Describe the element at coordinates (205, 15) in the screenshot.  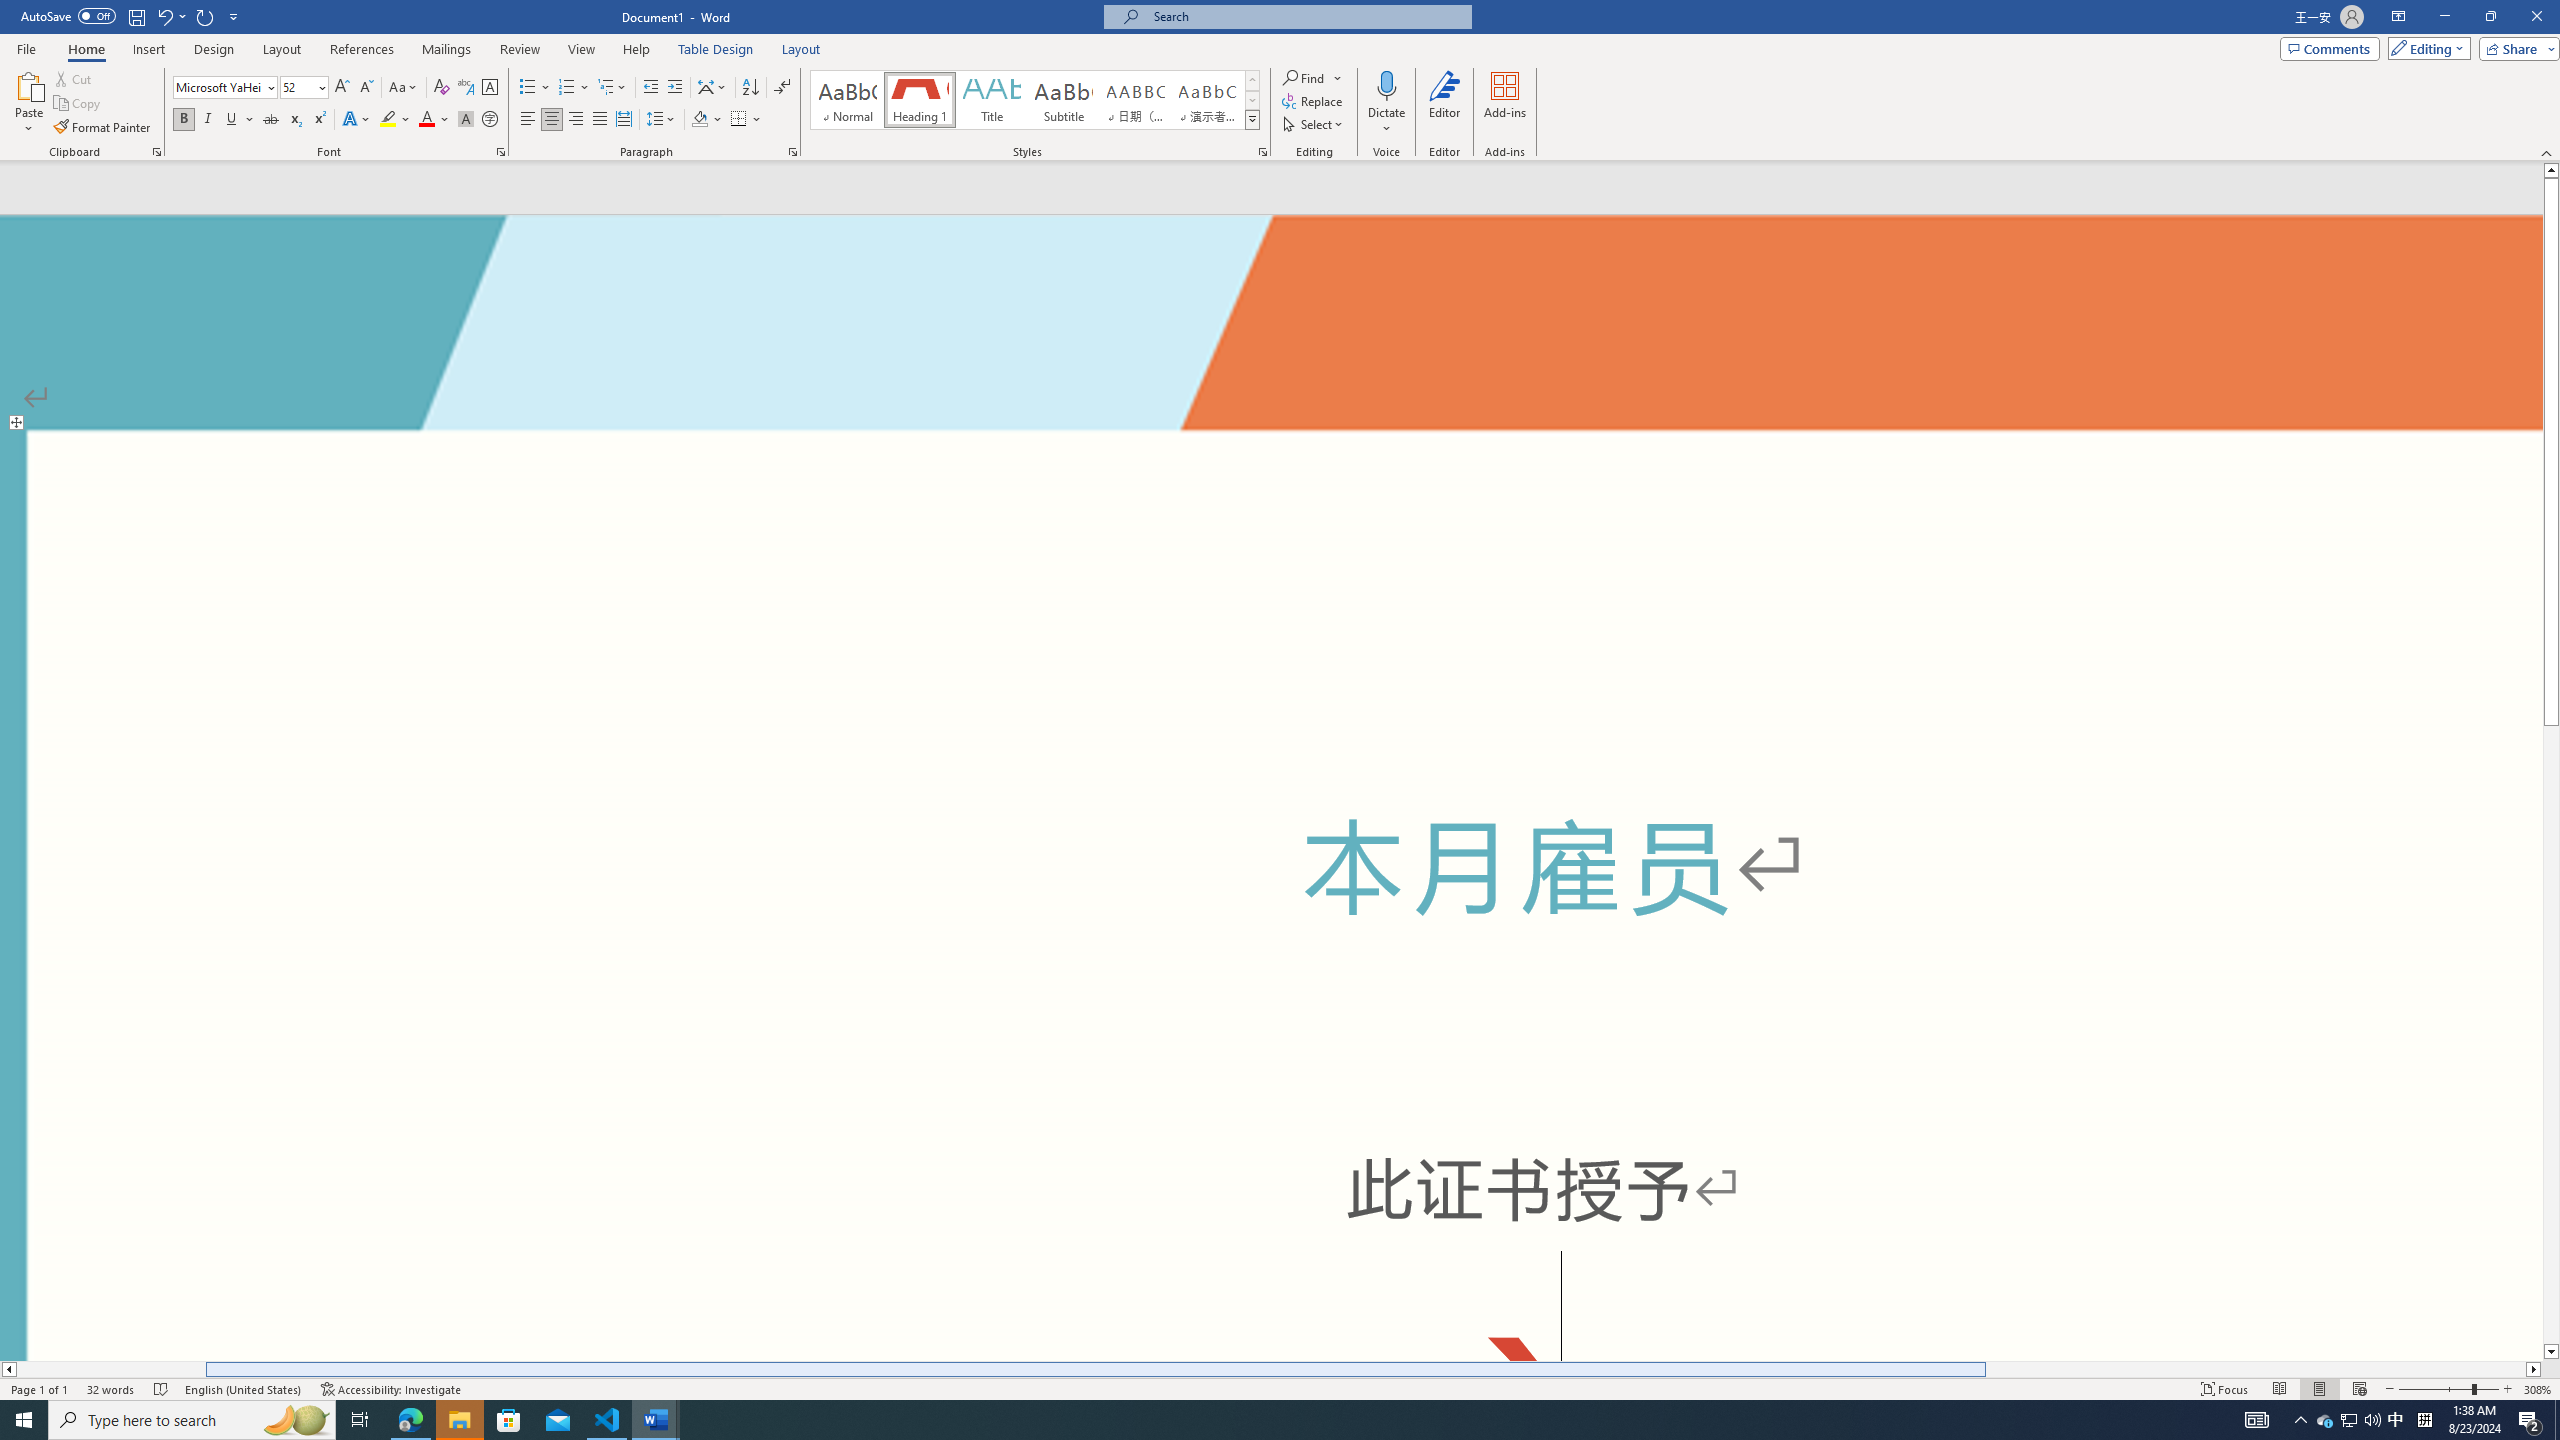
I see `'Repeat Typing'` at that location.